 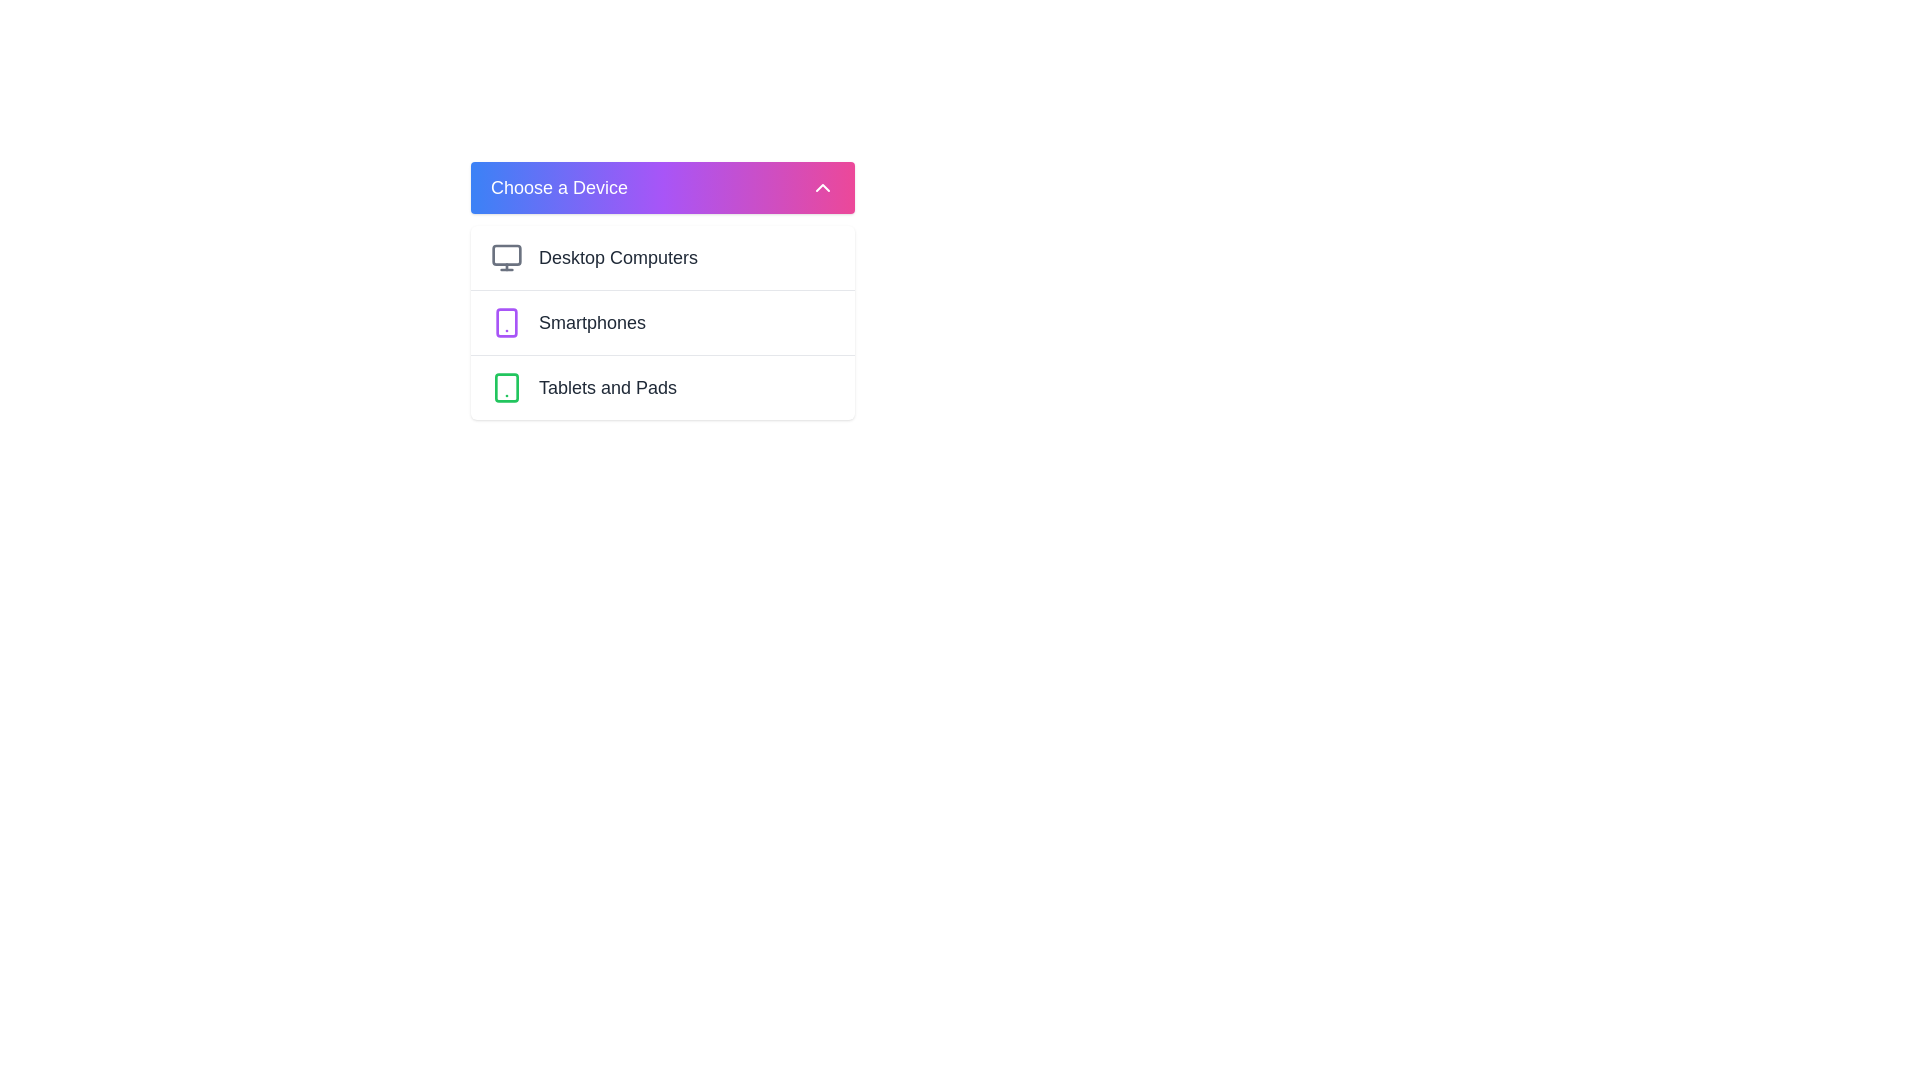 What do you see at coordinates (591, 322) in the screenshot?
I see `the text label displaying 'Smartphones' which is the second item in the vertical menu under 'Choose a Device'` at bounding box center [591, 322].